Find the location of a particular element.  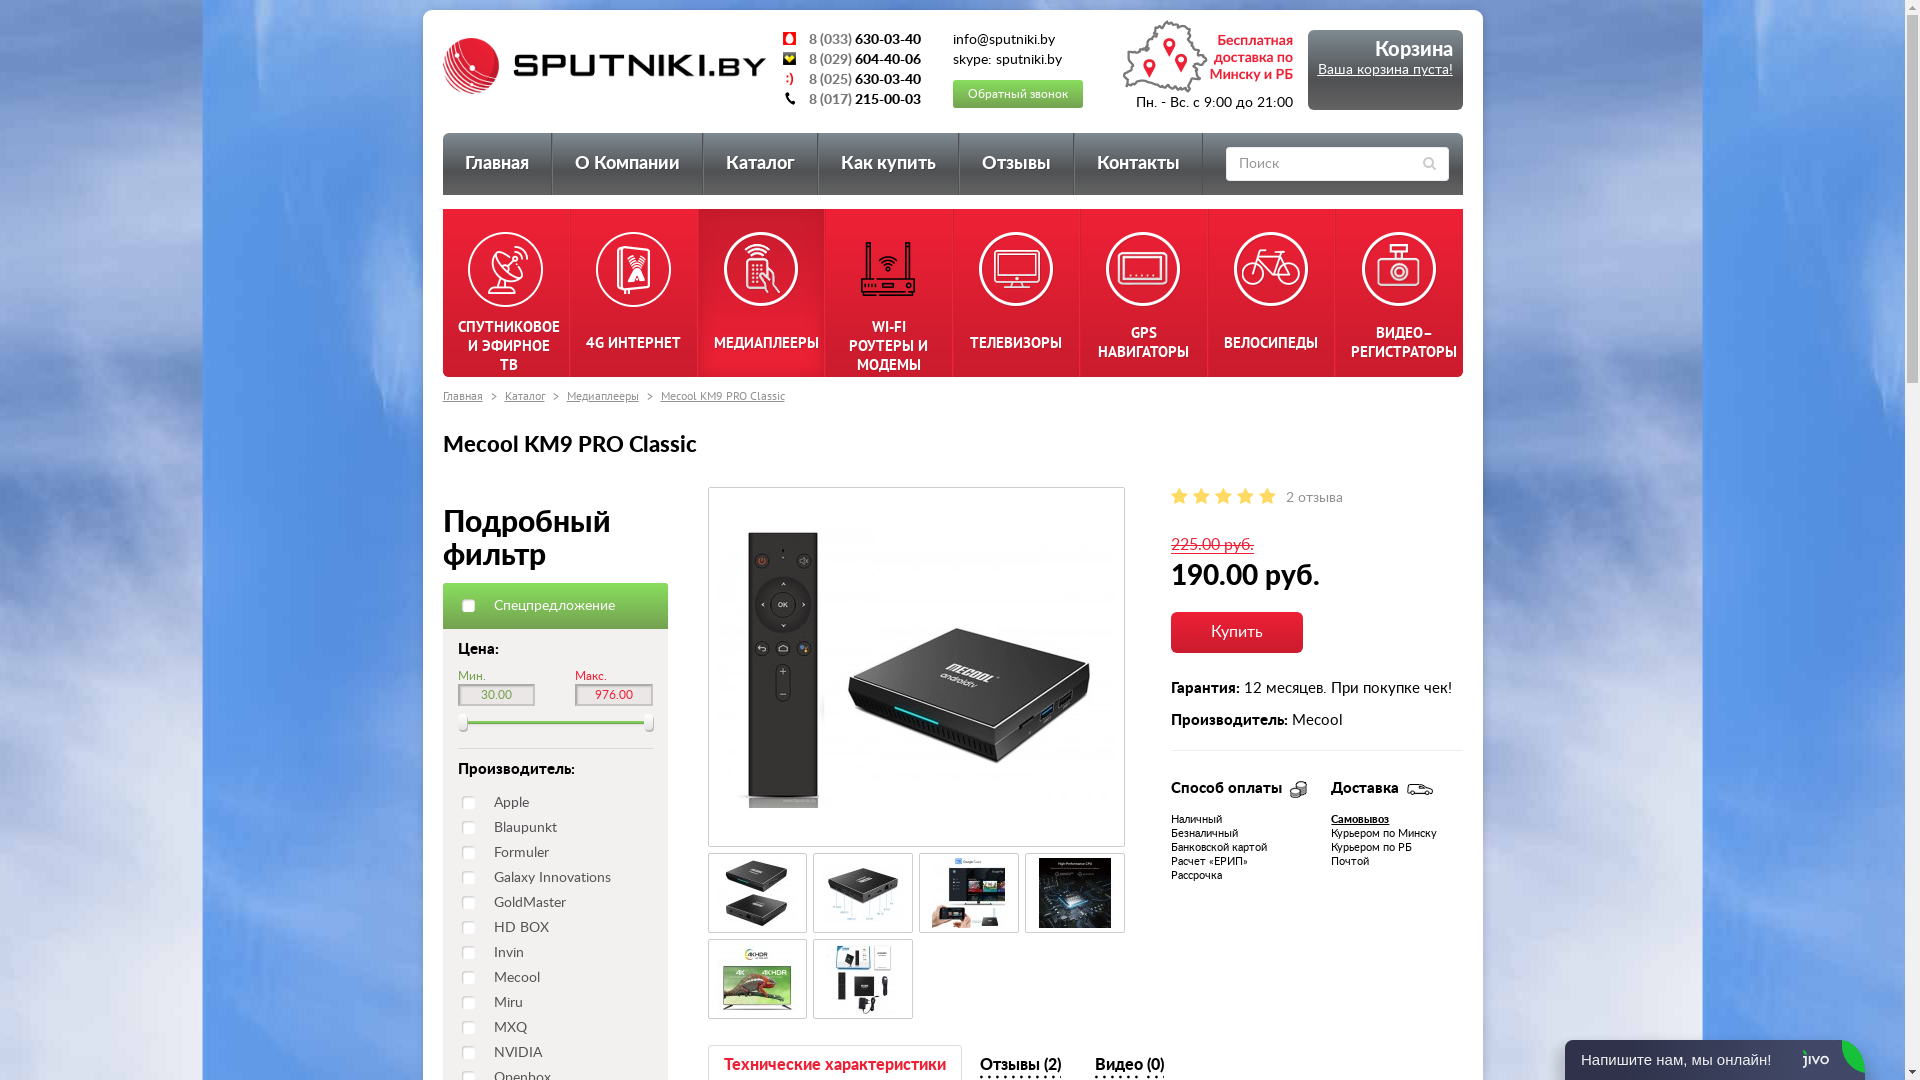

'Mecool KM9 PRO Classic' is located at coordinates (969, 892).